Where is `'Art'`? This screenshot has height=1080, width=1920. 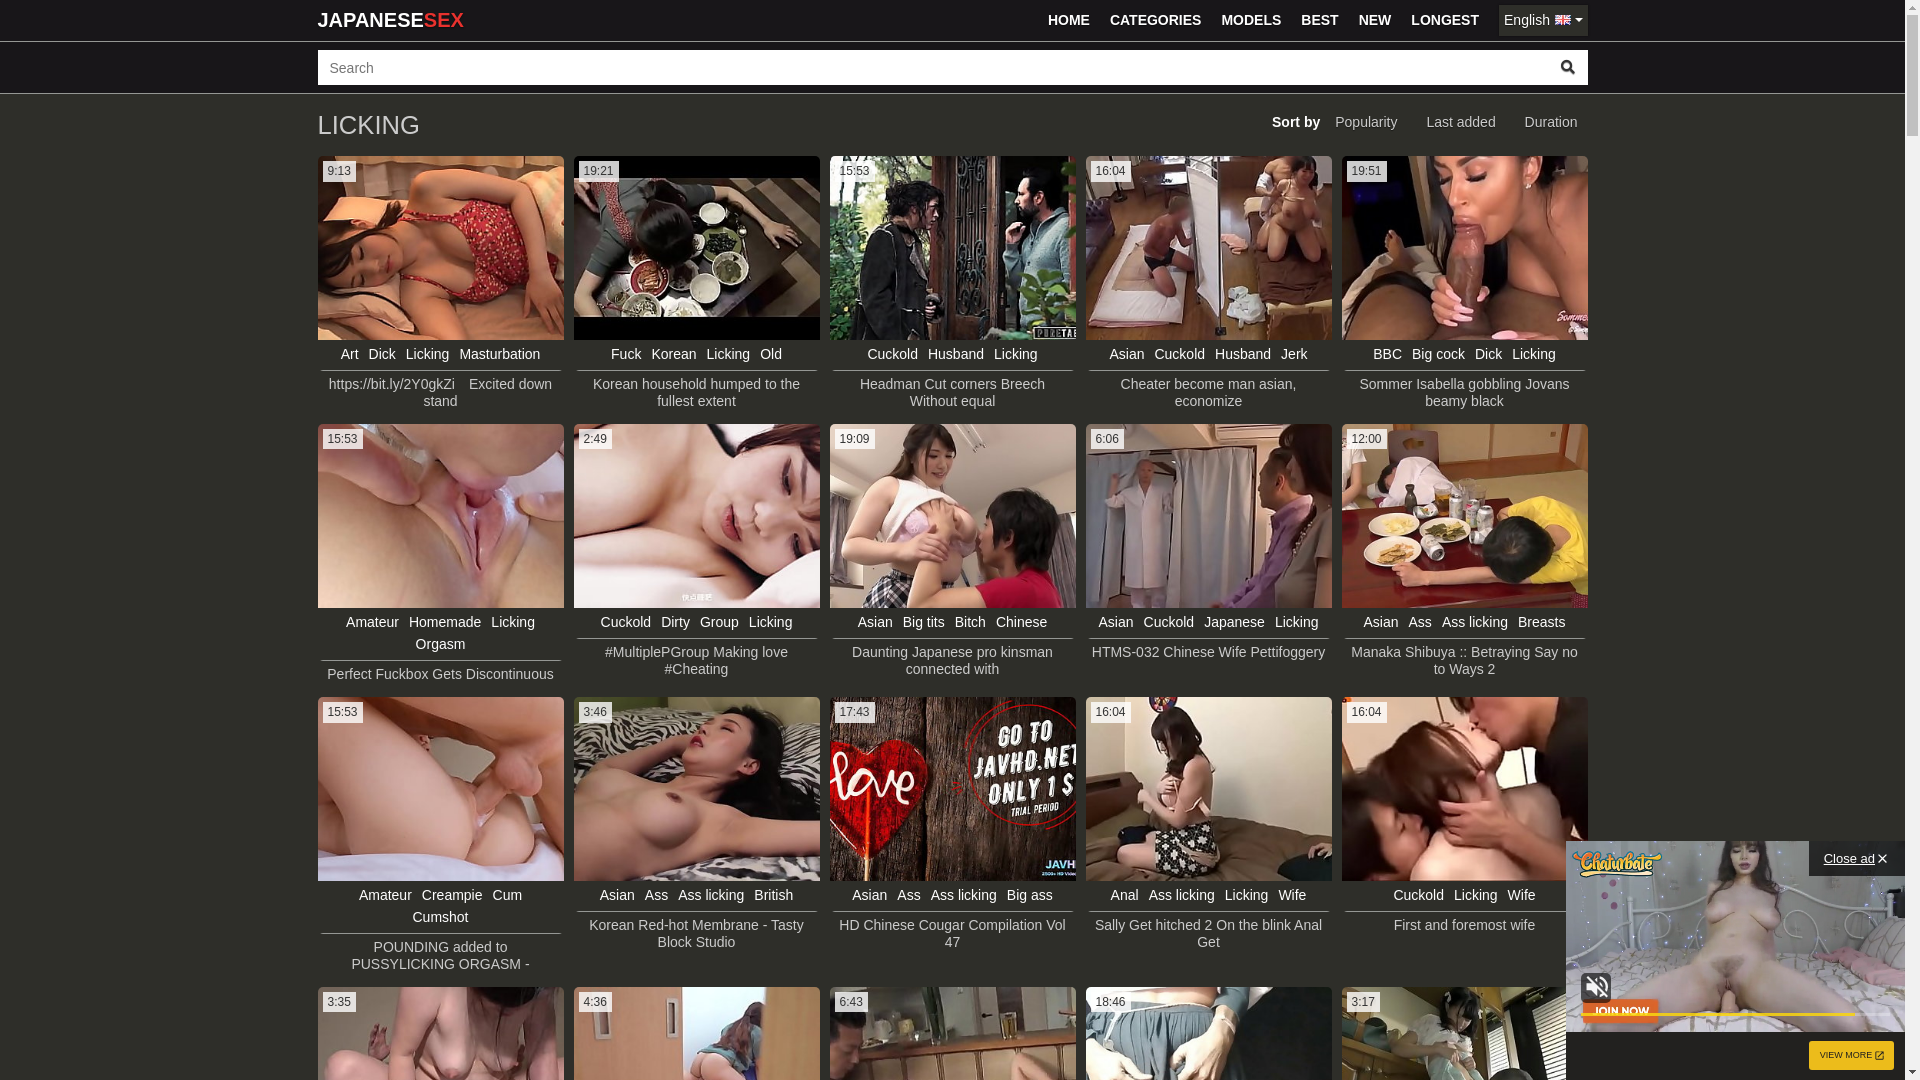 'Art' is located at coordinates (350, 353).